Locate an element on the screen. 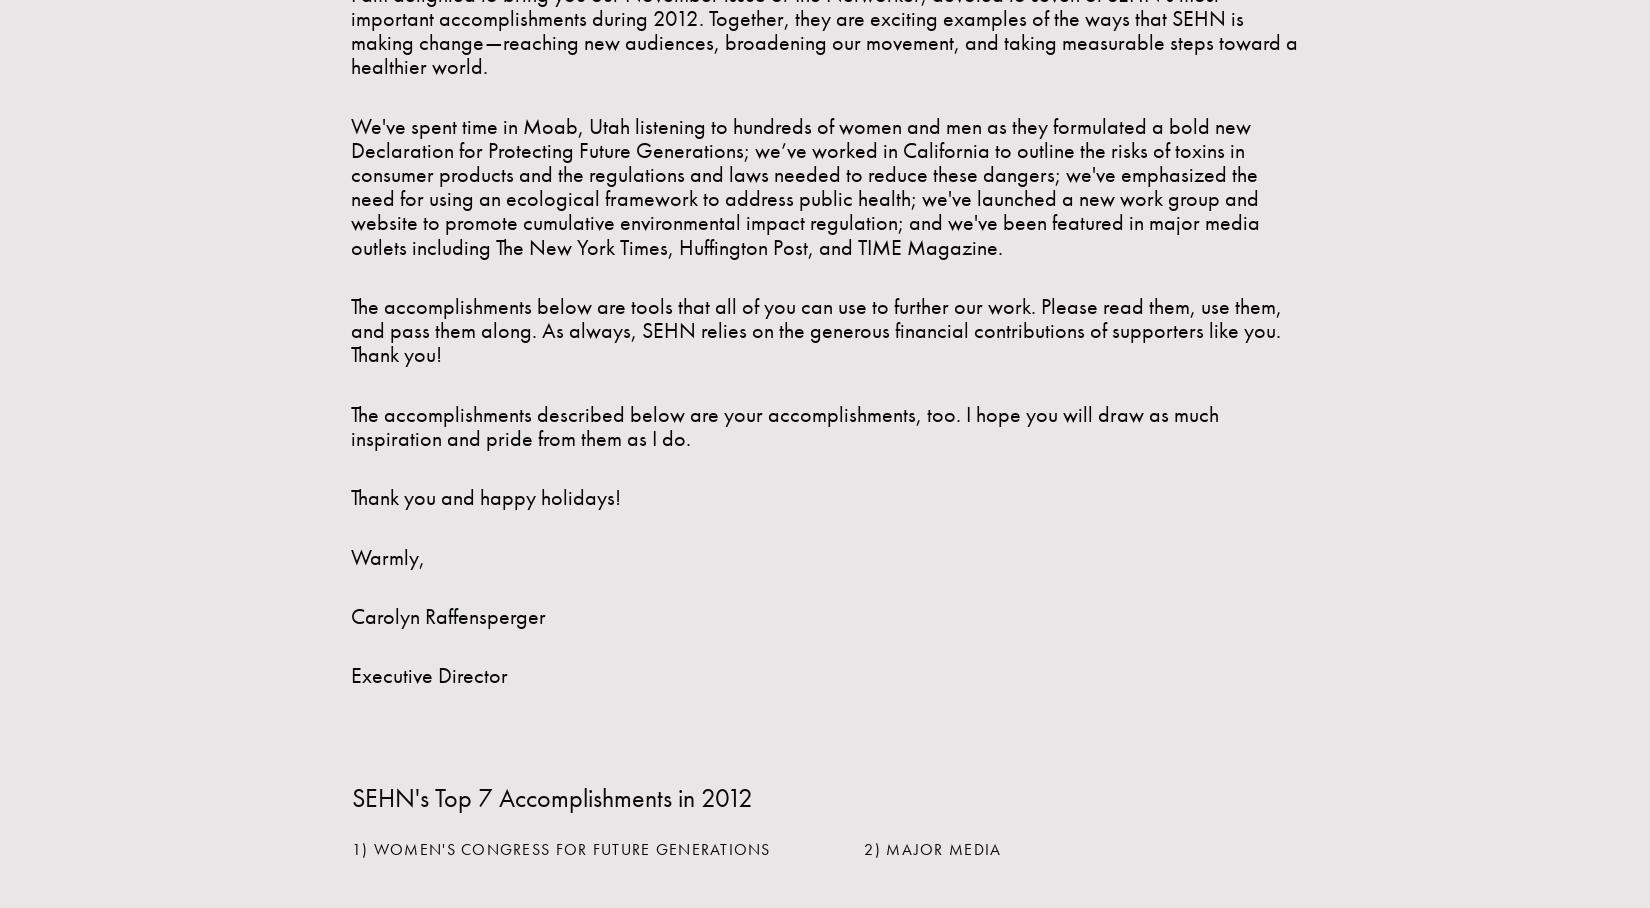 Image resolution: width=1650 pixels, height=908 pixels. 'Carolyn Raffensperger' is located at coordinates (447, 615).